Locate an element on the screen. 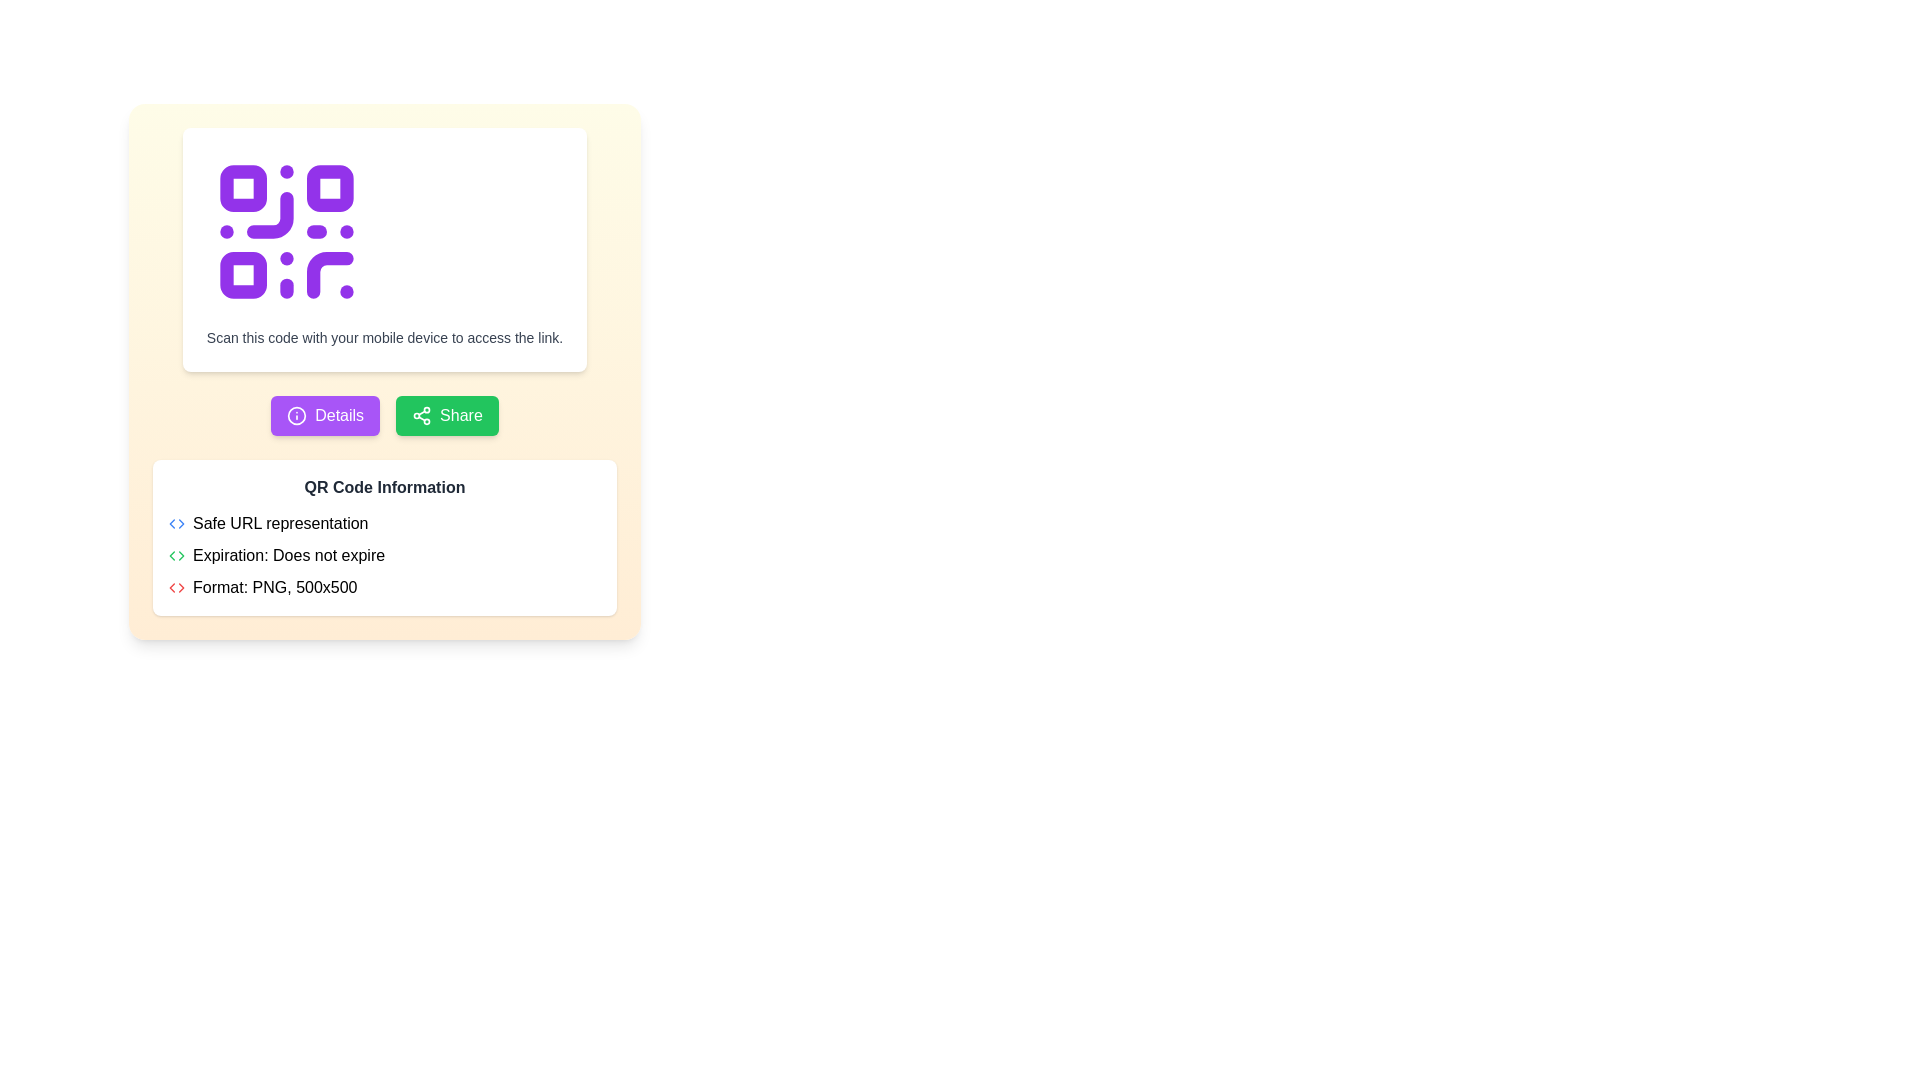 The height and width of the screenshot is (1080, 1920). the circular information icon with a lowercase 'i' symbol, which is part of the 'Details' button and is purple in color, located to the left of the text 'Details' below the QR code is located at coordinates (296, 415).